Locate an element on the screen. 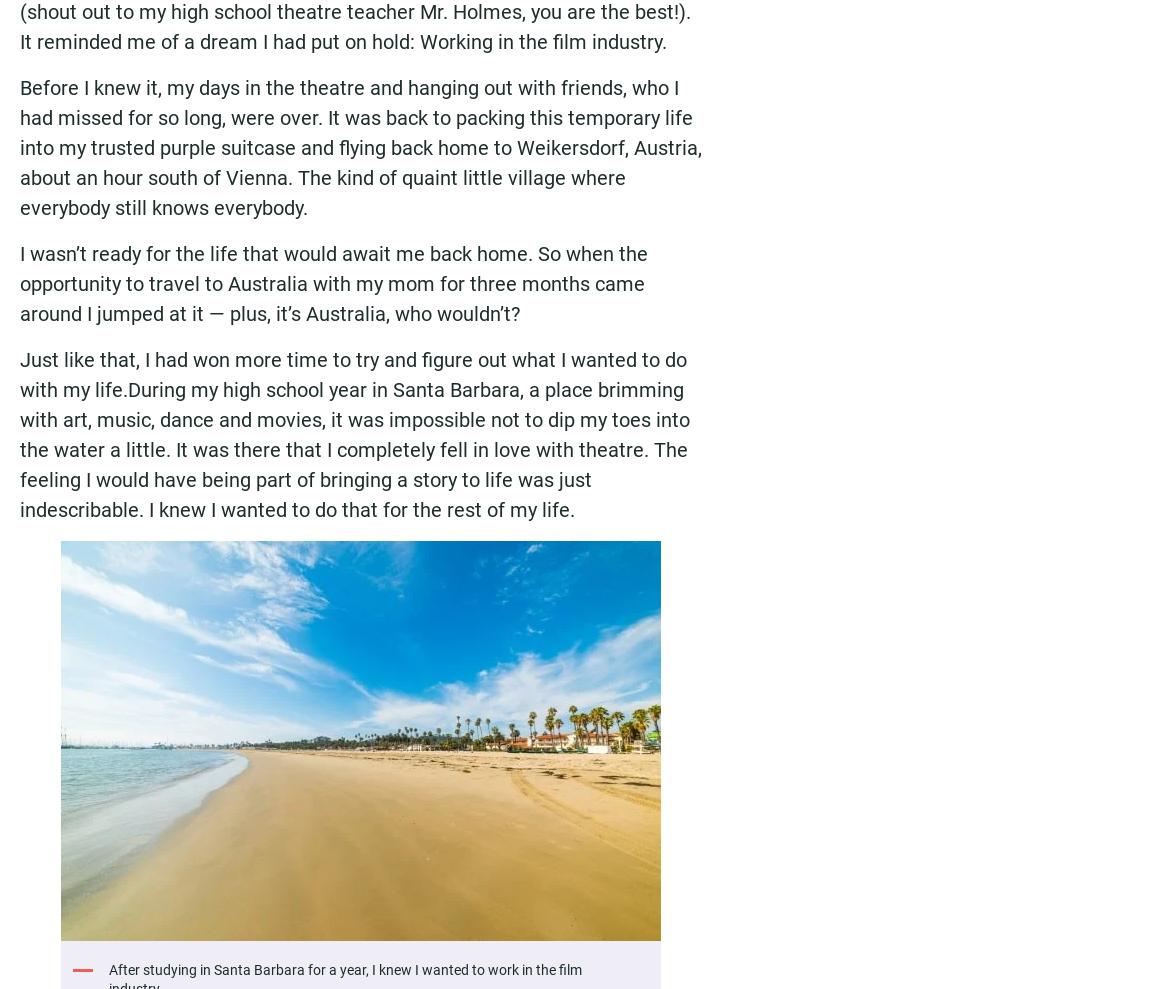 The image size is (1150, 989). 'Report: Three Canadian cities rank among Top 10 most liveable in the world' is located at coordinates (395, 609).